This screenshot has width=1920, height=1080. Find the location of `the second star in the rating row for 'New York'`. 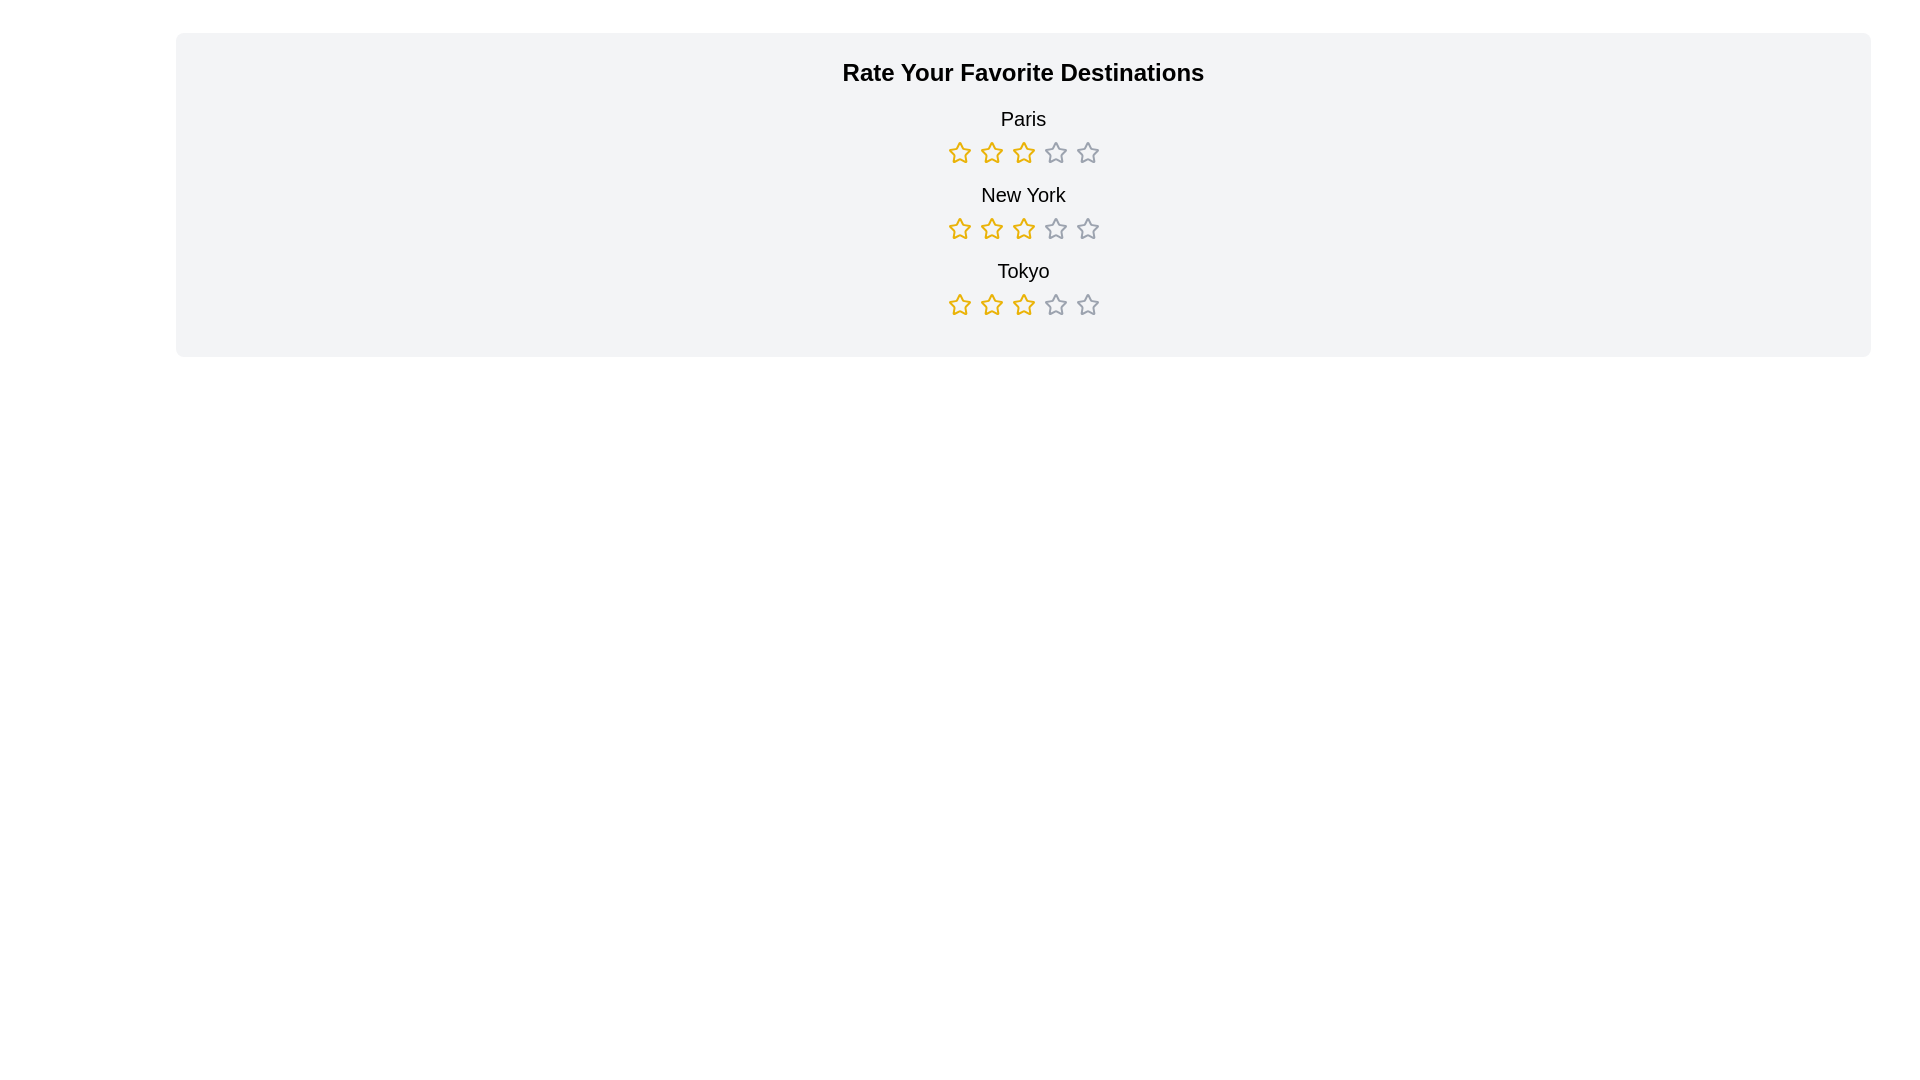

the second star in the rating row for 'New York' is located at coordinates (958, 227).